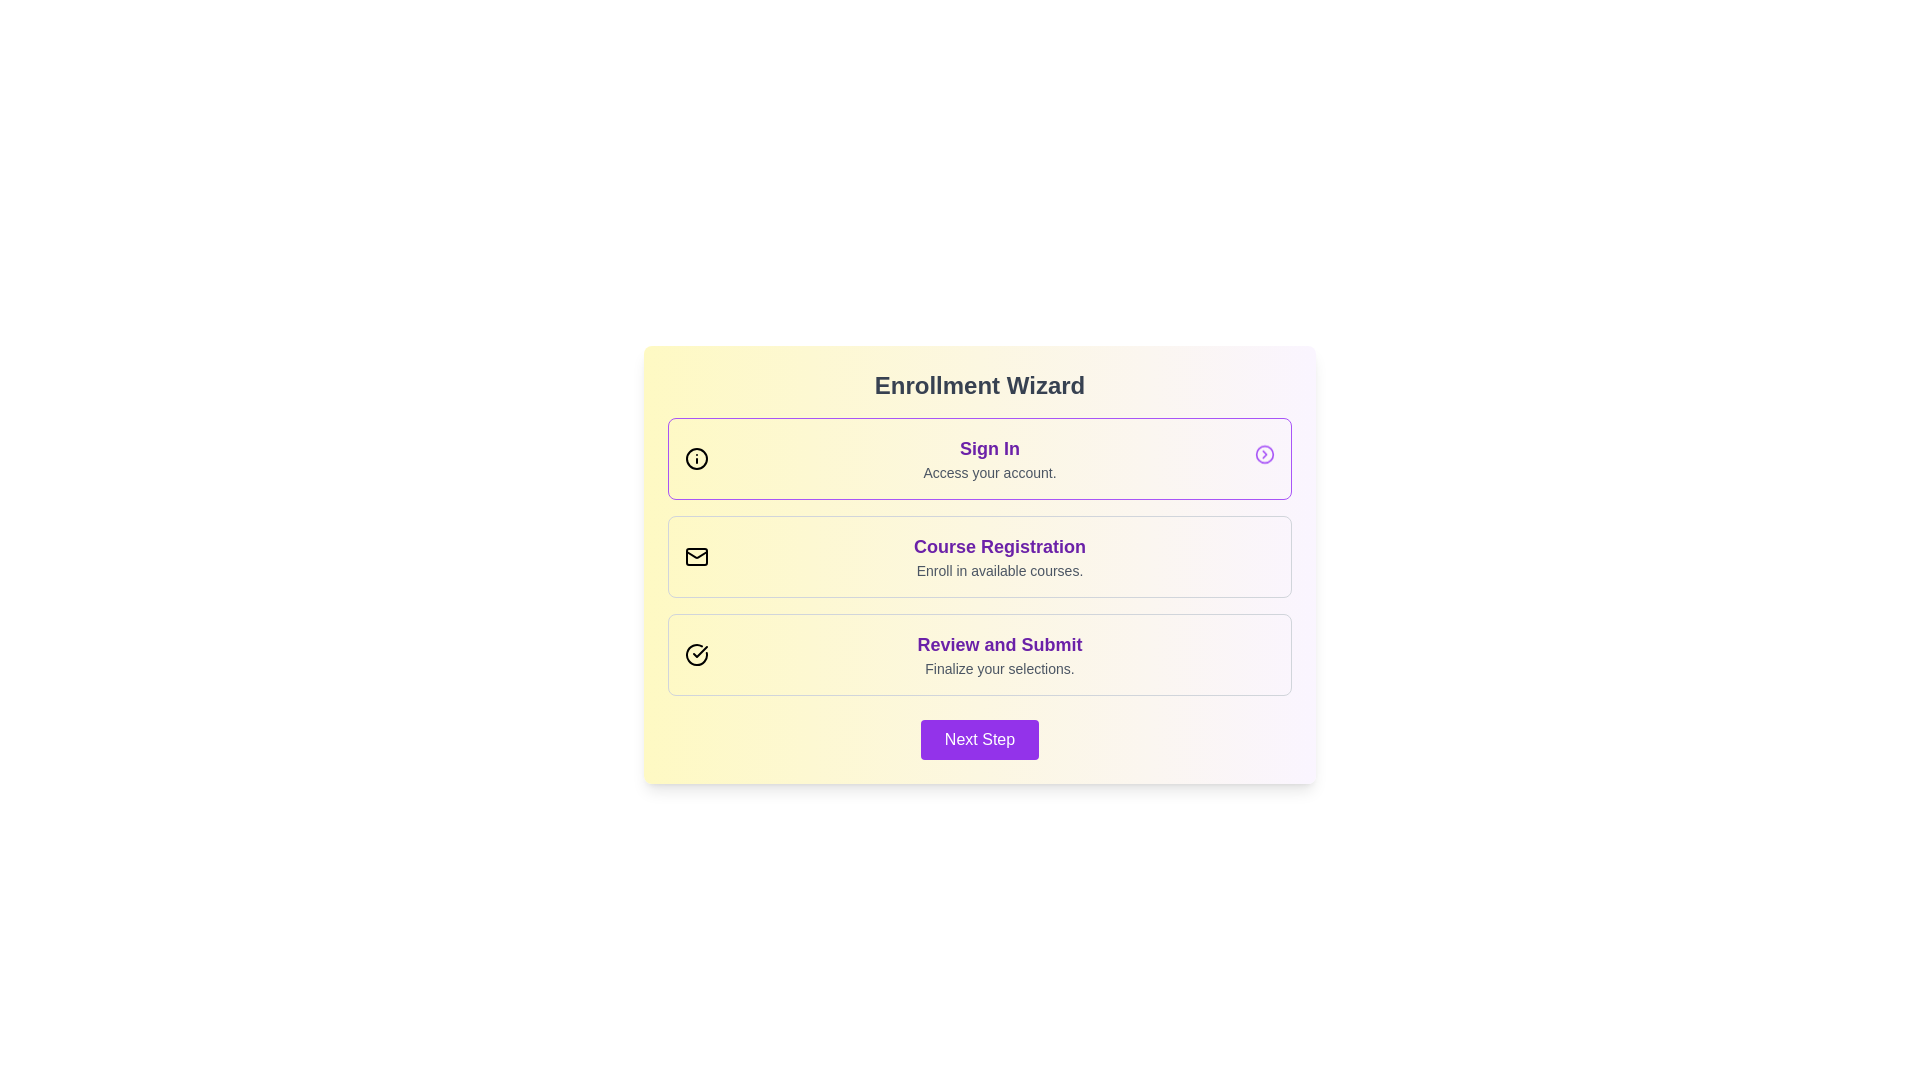 This screenshot has width=1920, height=1080. Describe the element at coordinates (696, 459) in the screenshot. I see `the SVG Circle element, which is a circular outline part of an icon located on the left side of the first row of options next to the 'Sign In' label` at that location.